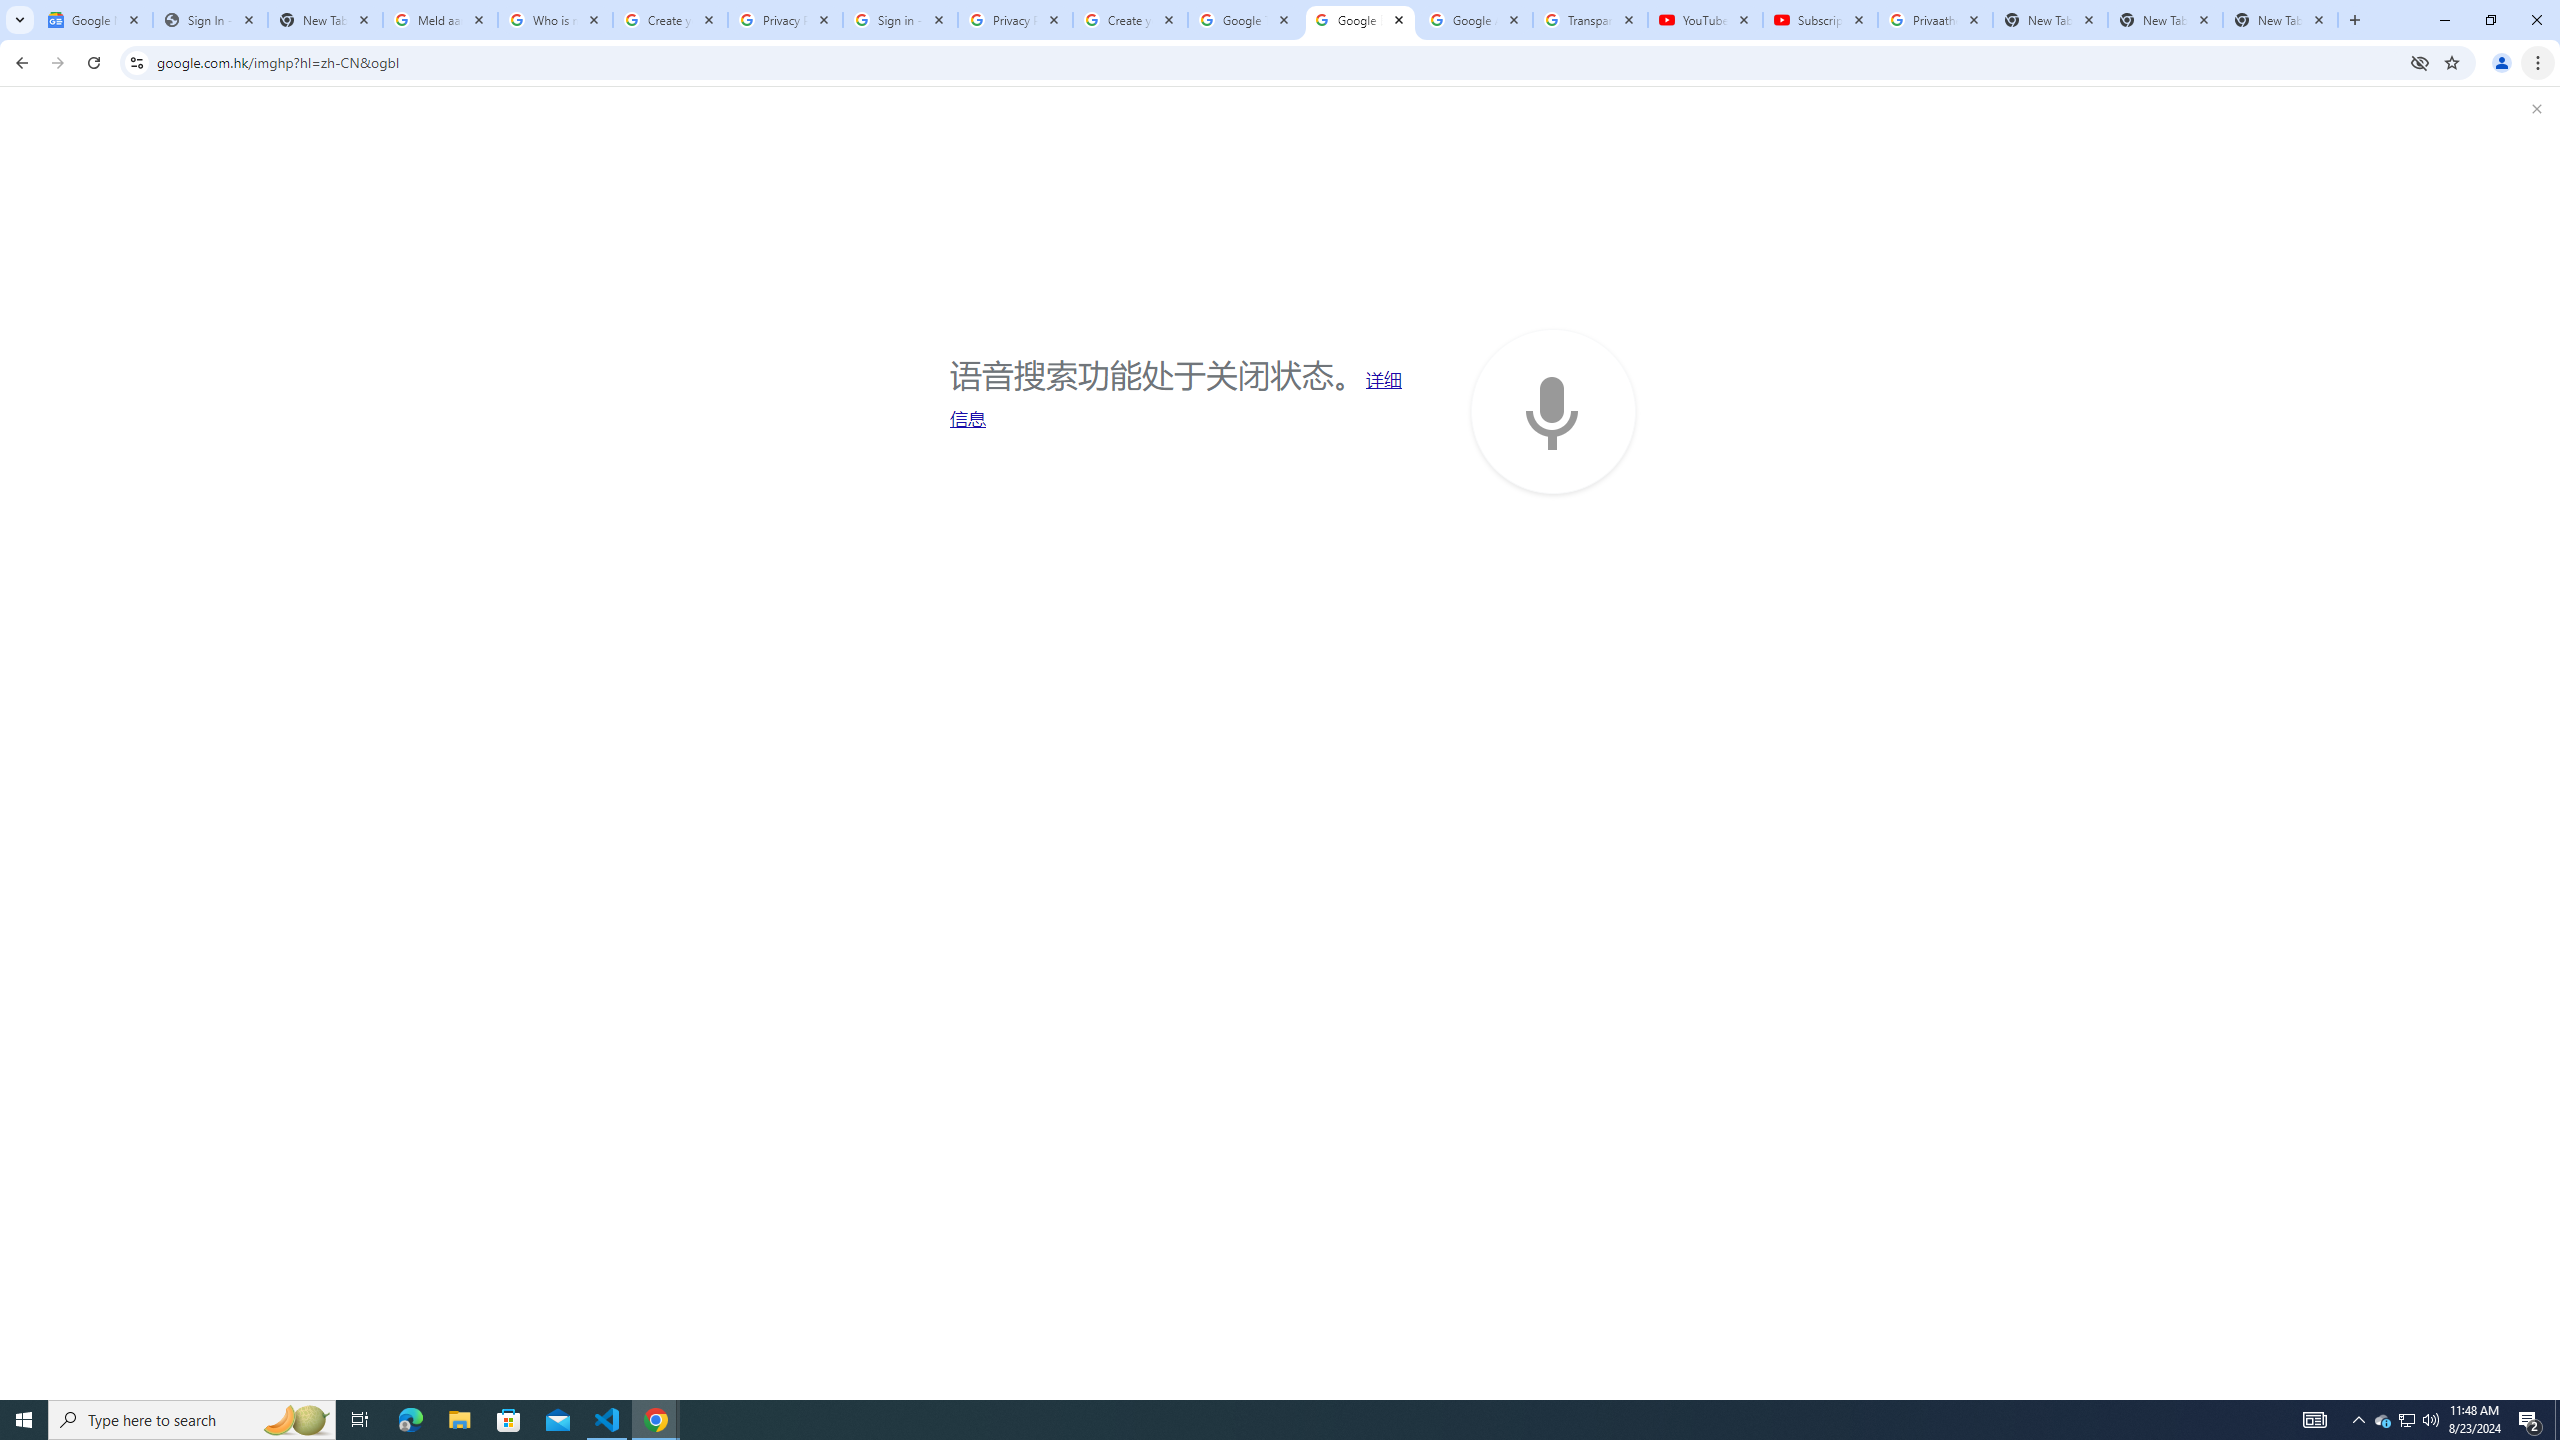 This screenshot has height=1440, width=2560. Describe the element at coordinates (1473, 19) in the screenshot. I see `'Google Account'` at that location.